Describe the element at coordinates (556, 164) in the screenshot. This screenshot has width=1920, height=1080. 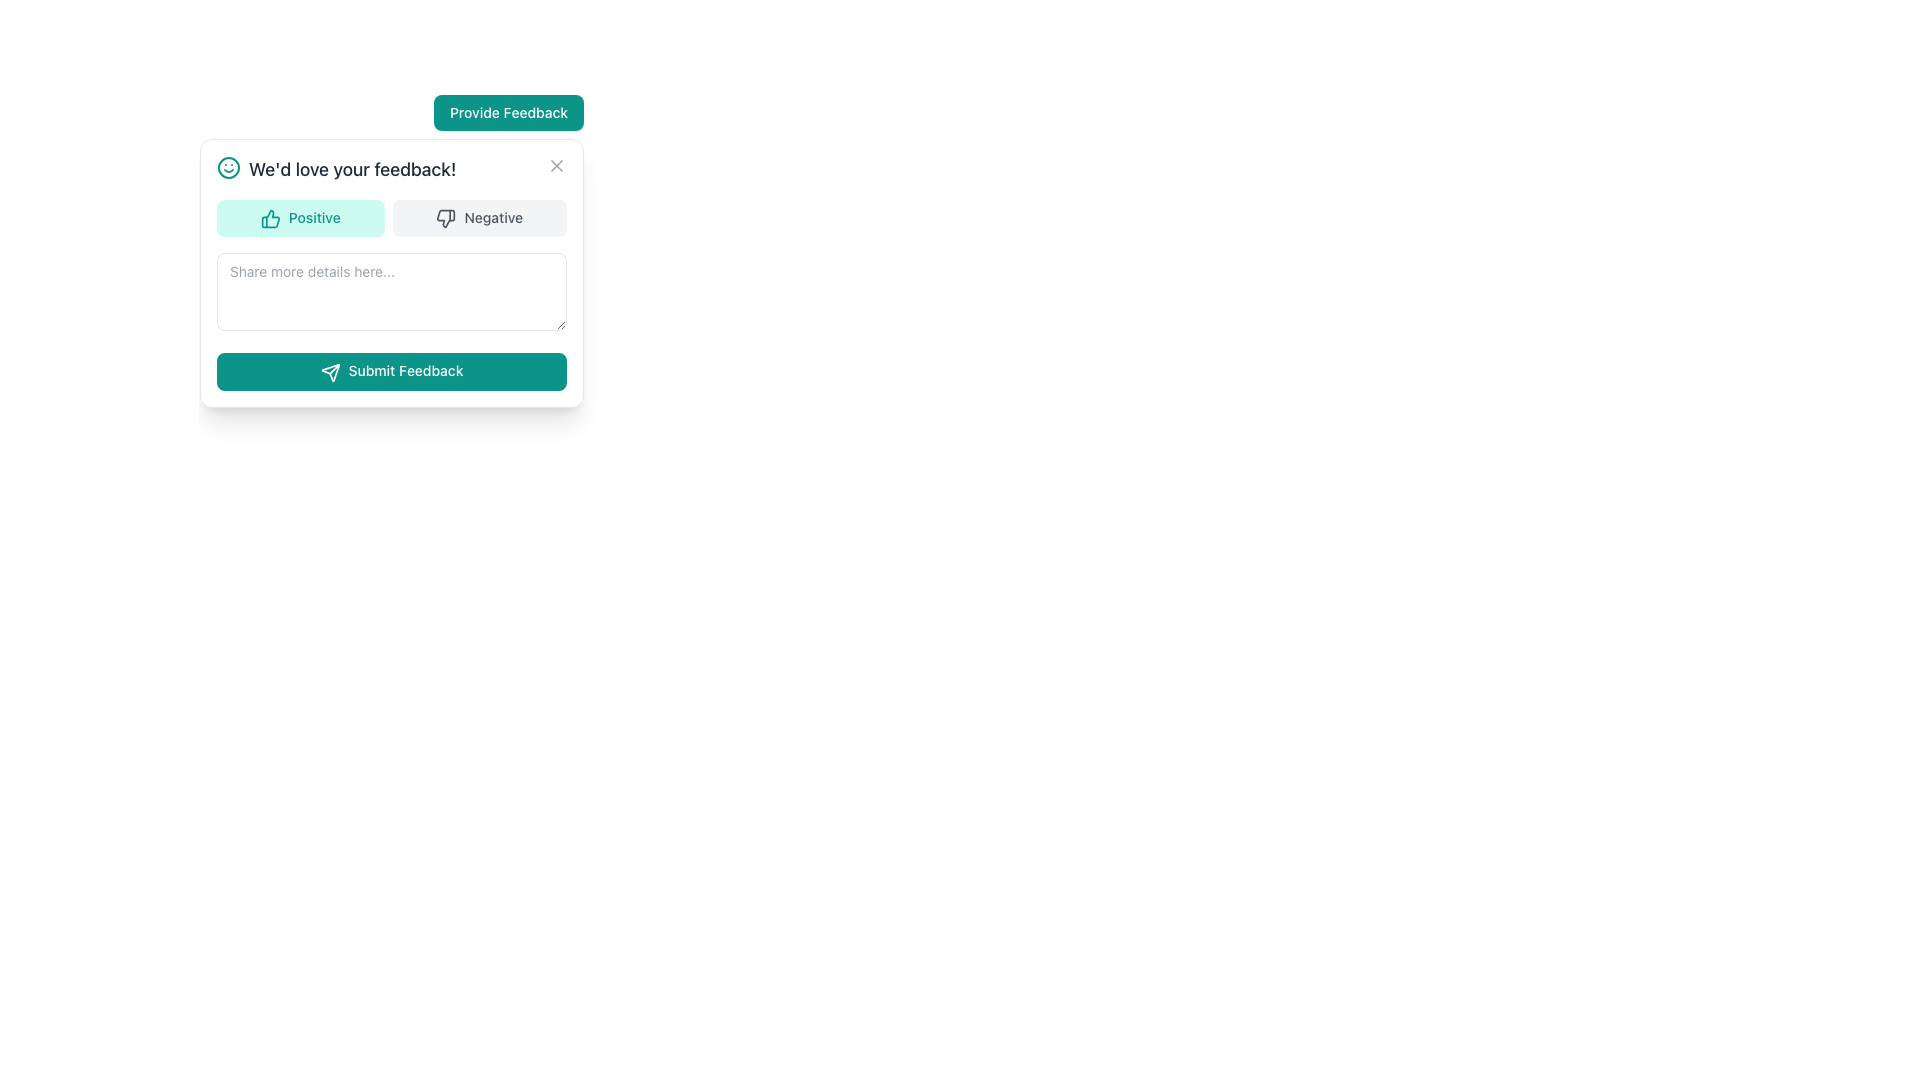
I see `the close button located at the top-right corner of the feedback dialog titled 'We'd love your feedback!'` at that location.